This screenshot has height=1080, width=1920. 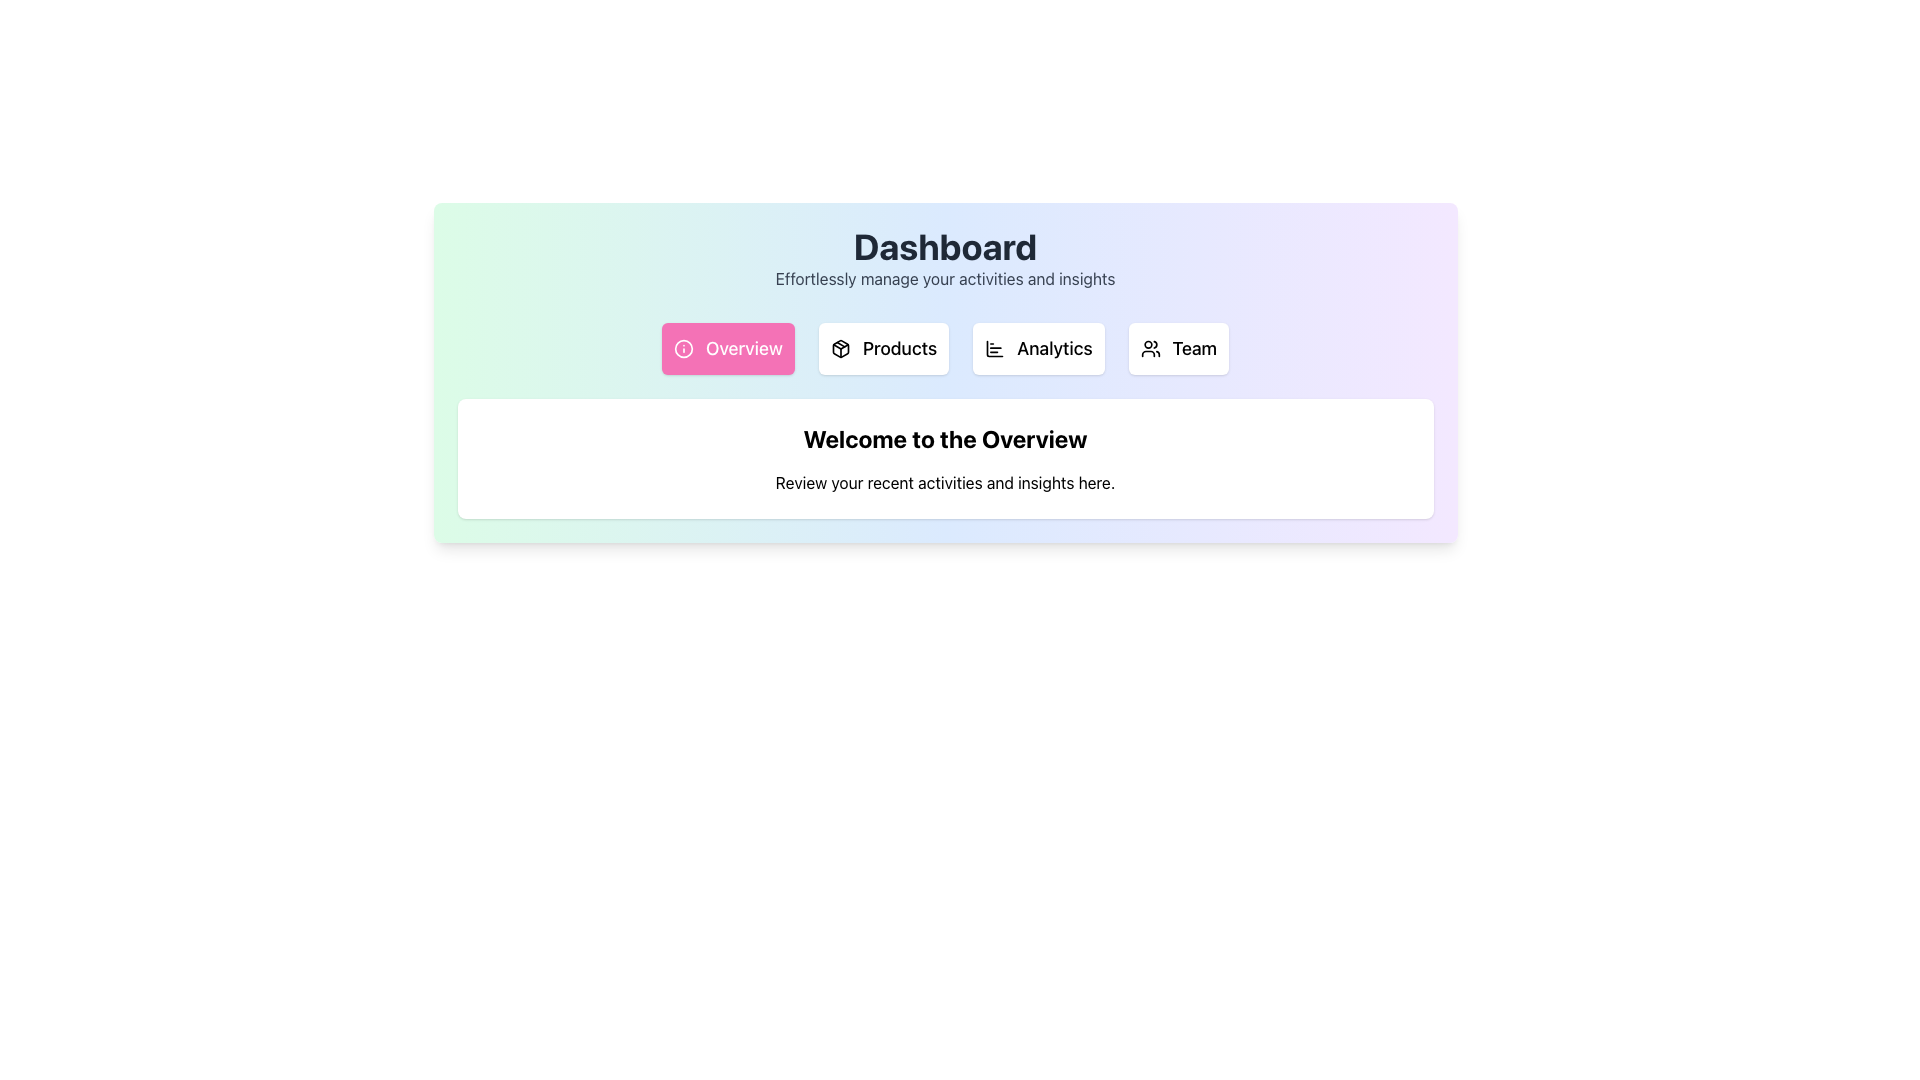 What do you see at coordinates (683, 347) in the screenshot?
I see `the icon located to the left of the 'Overview' button` at bounding box center [683, 347].